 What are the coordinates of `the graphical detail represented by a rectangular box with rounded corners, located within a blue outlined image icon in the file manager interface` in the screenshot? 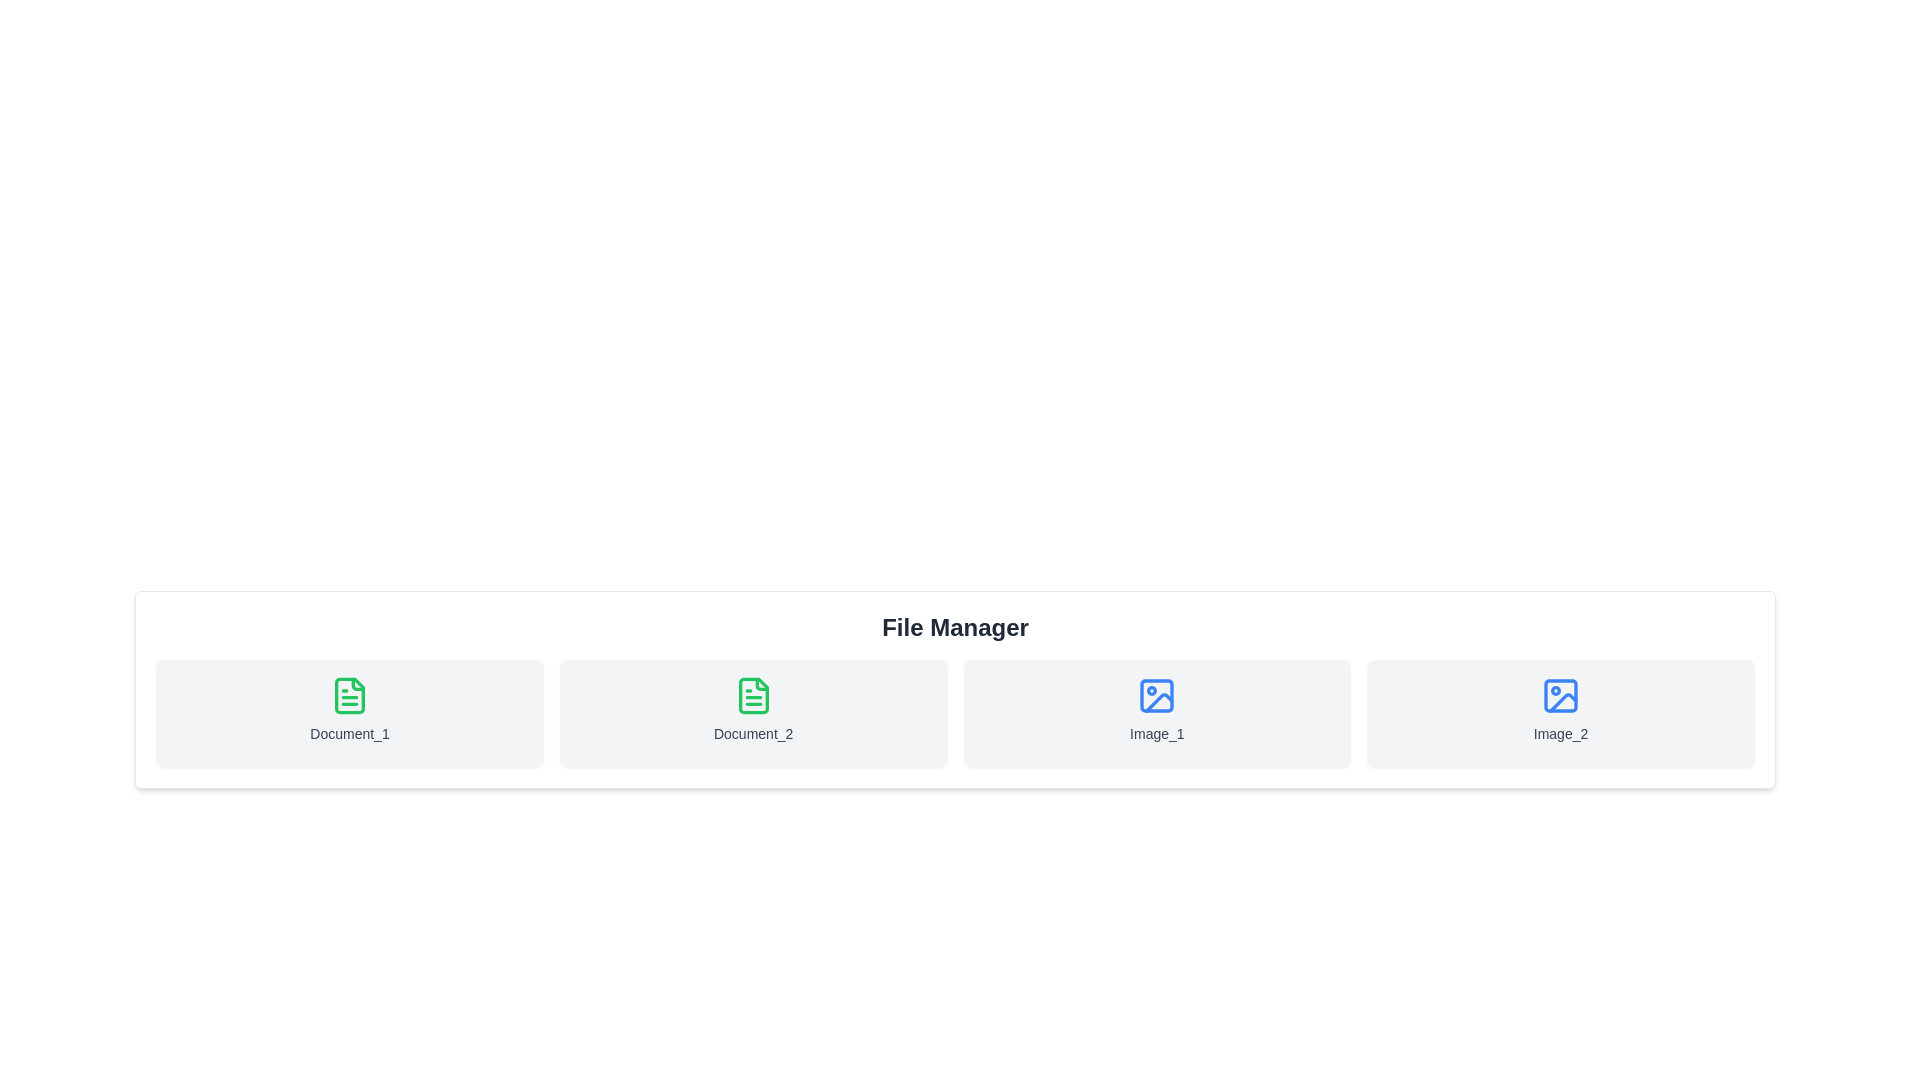 It's located at (1156, 694).